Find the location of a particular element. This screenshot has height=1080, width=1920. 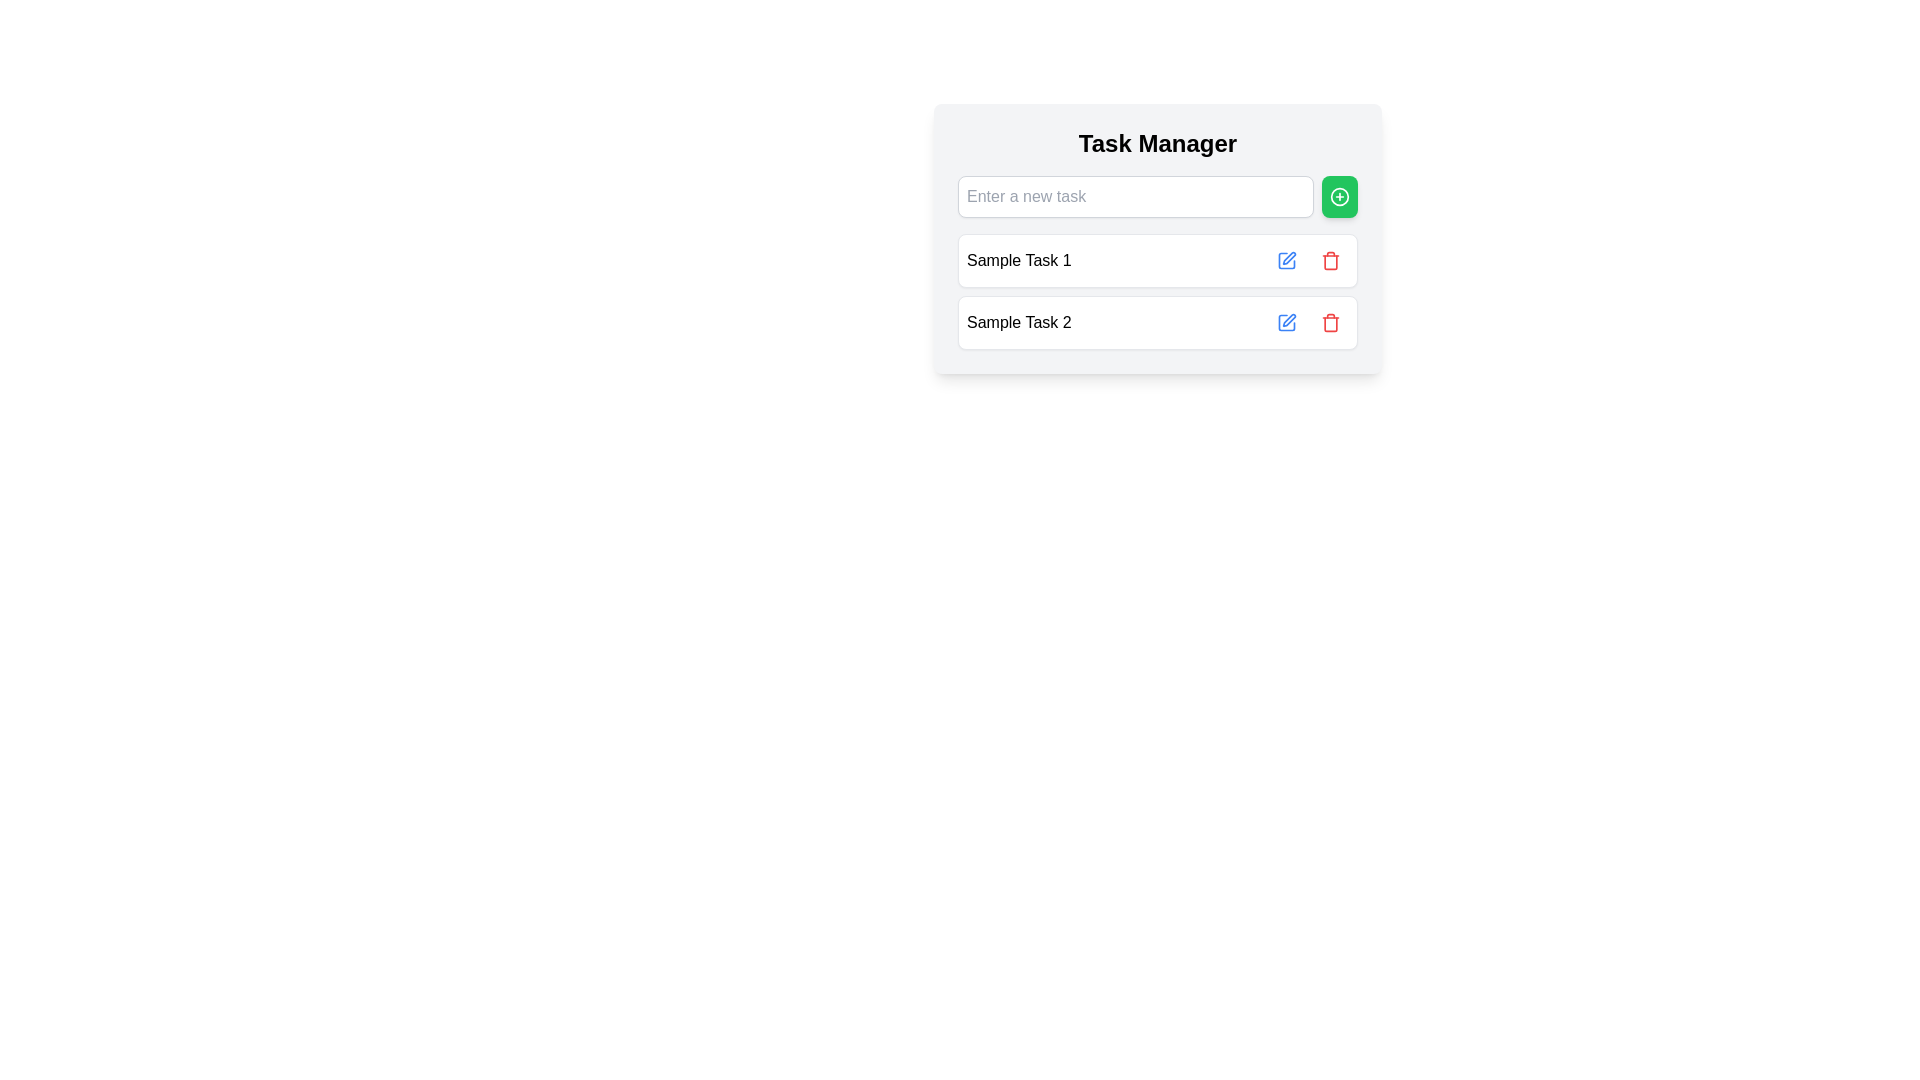

the red trash icon button located to the right of the edit icon in the action panel for 'Sample Task 1' is located at coordinates (1330, 260).